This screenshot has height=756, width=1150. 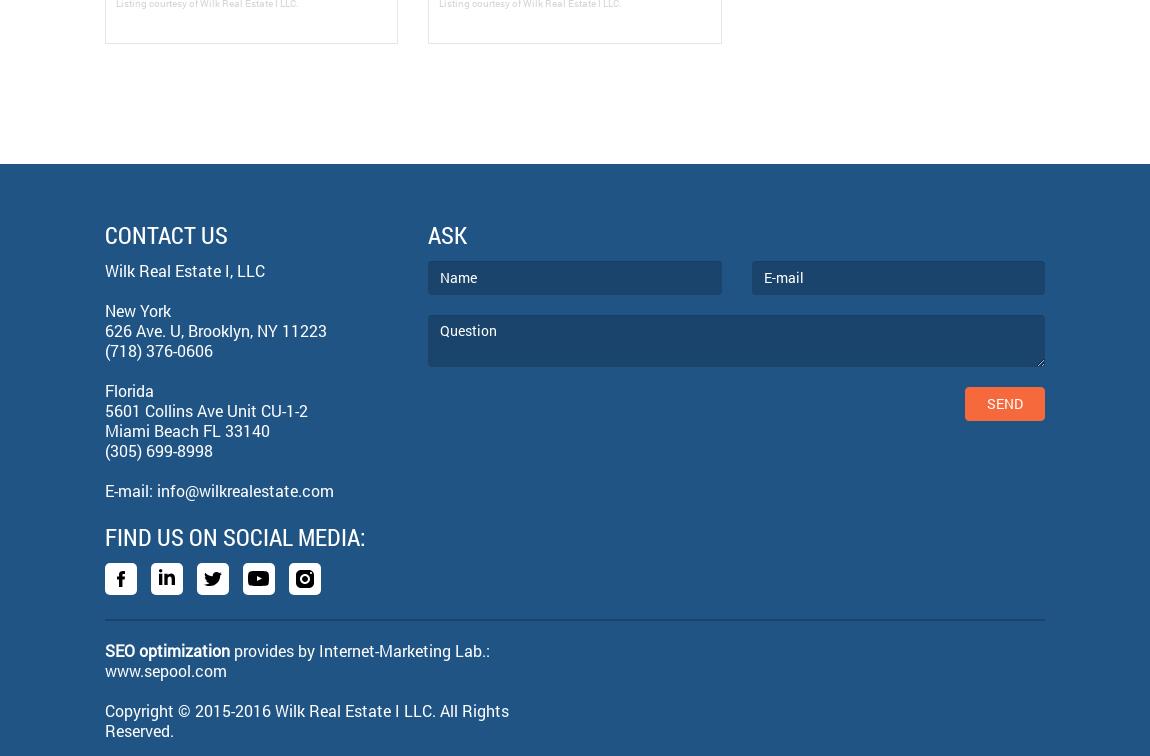 I want to click on 'Wilk Real Estate I, LLC', so click(x=184, y=269).